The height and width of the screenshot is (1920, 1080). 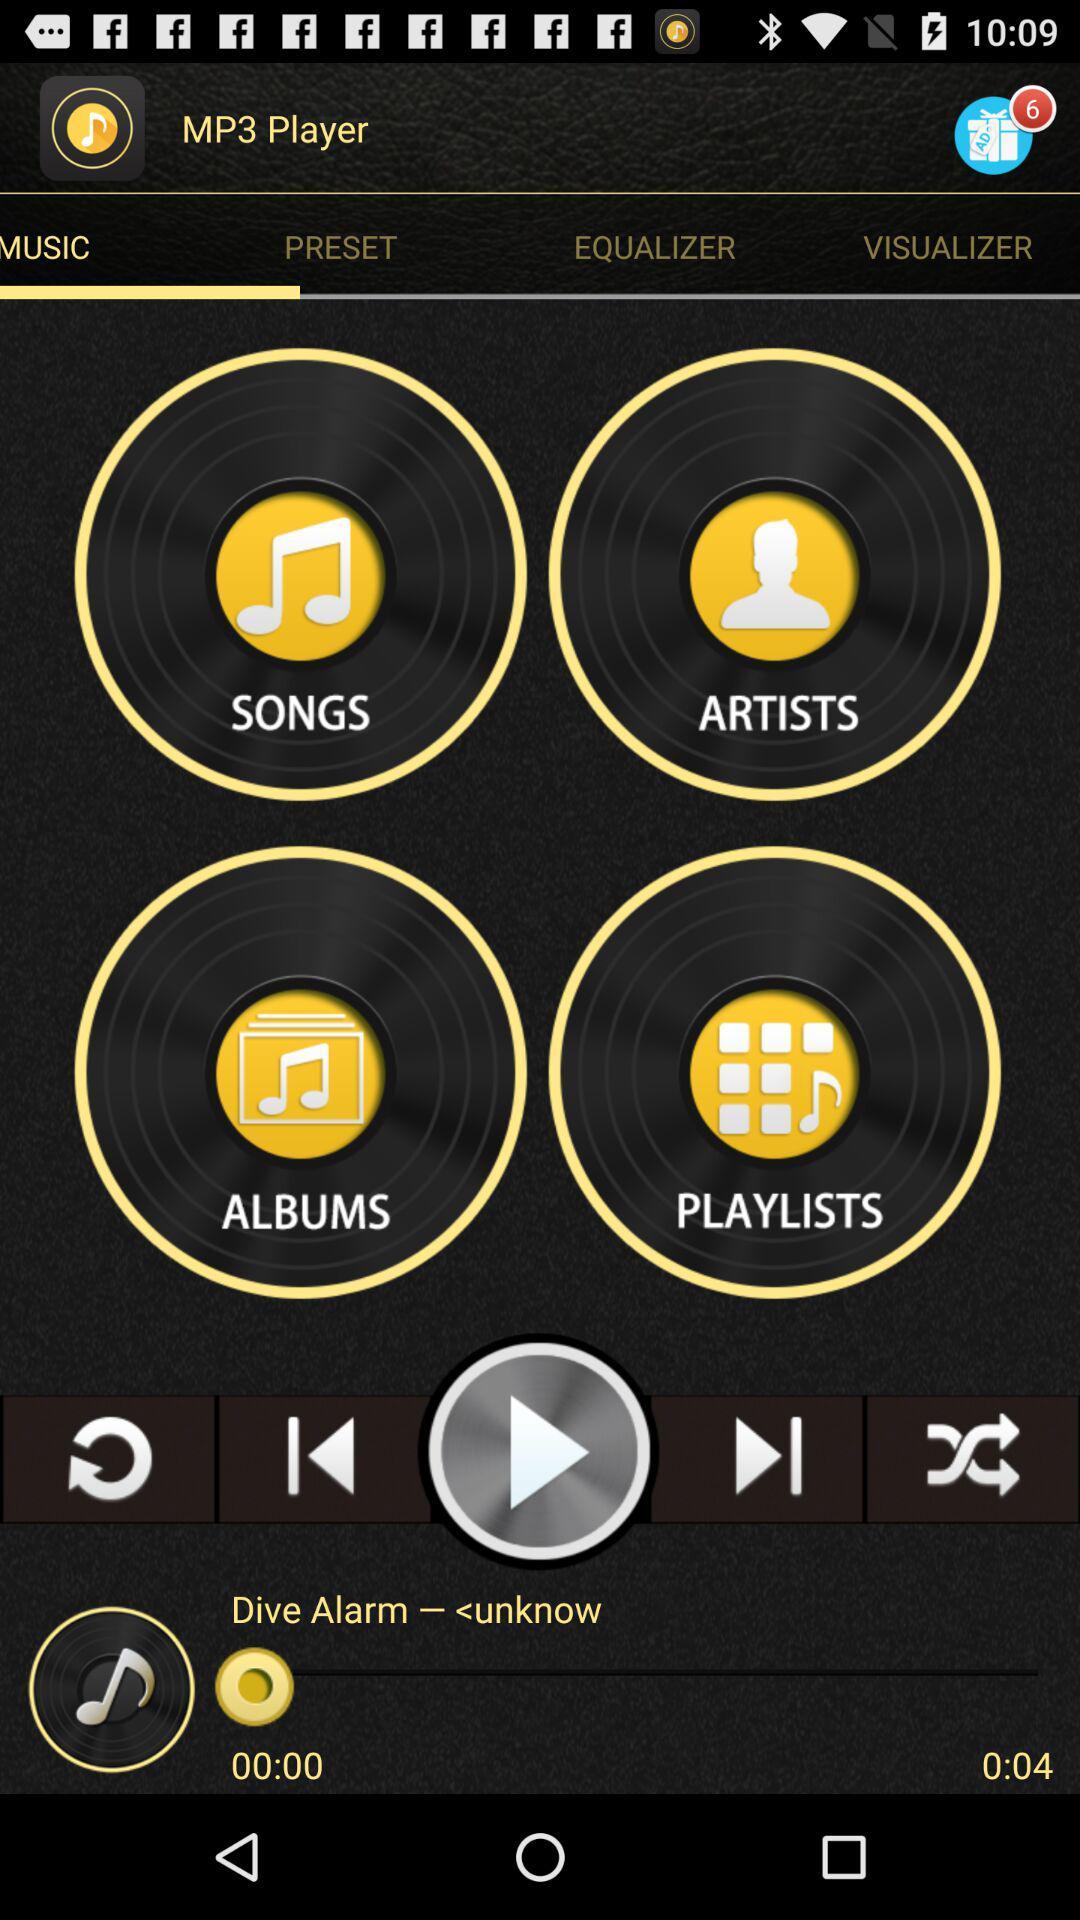 I want to click on playback, so click(x=538, y=1452).